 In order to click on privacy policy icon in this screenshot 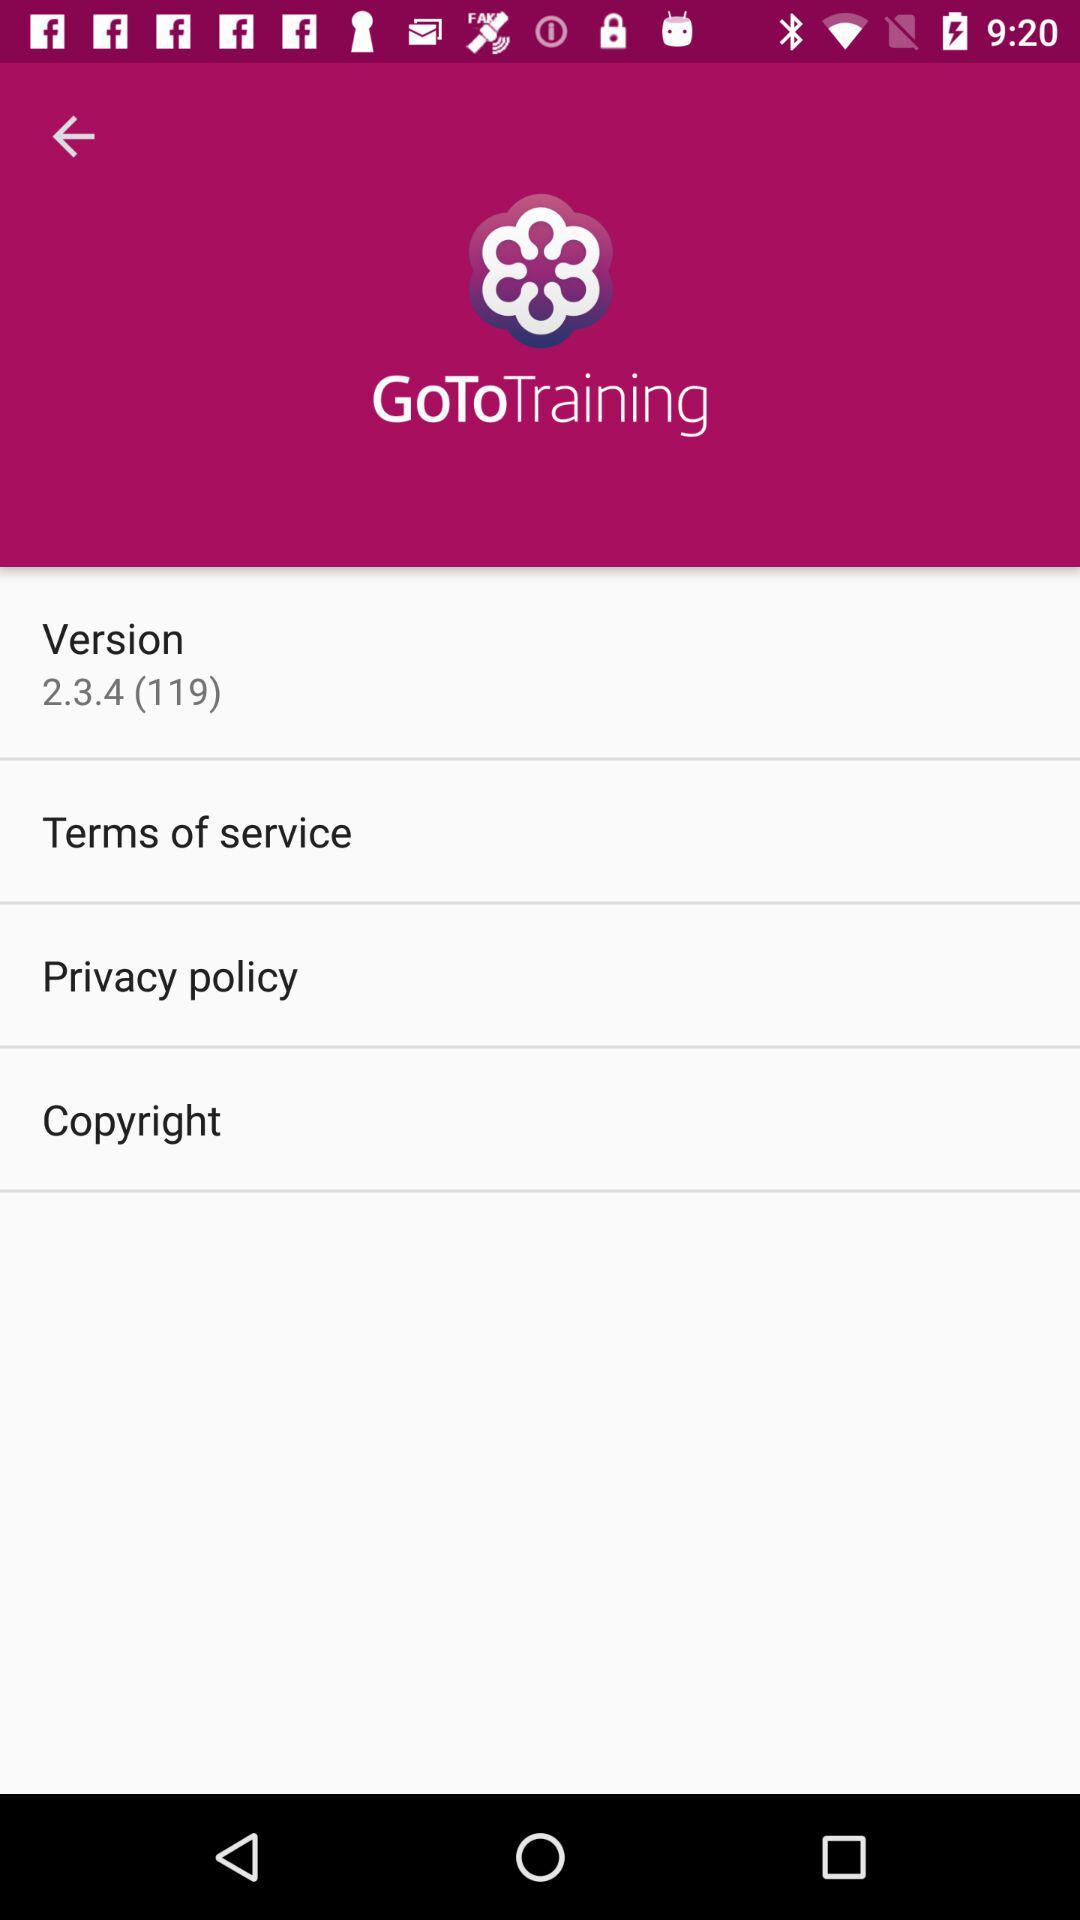, I will do `click(169, 974)`.